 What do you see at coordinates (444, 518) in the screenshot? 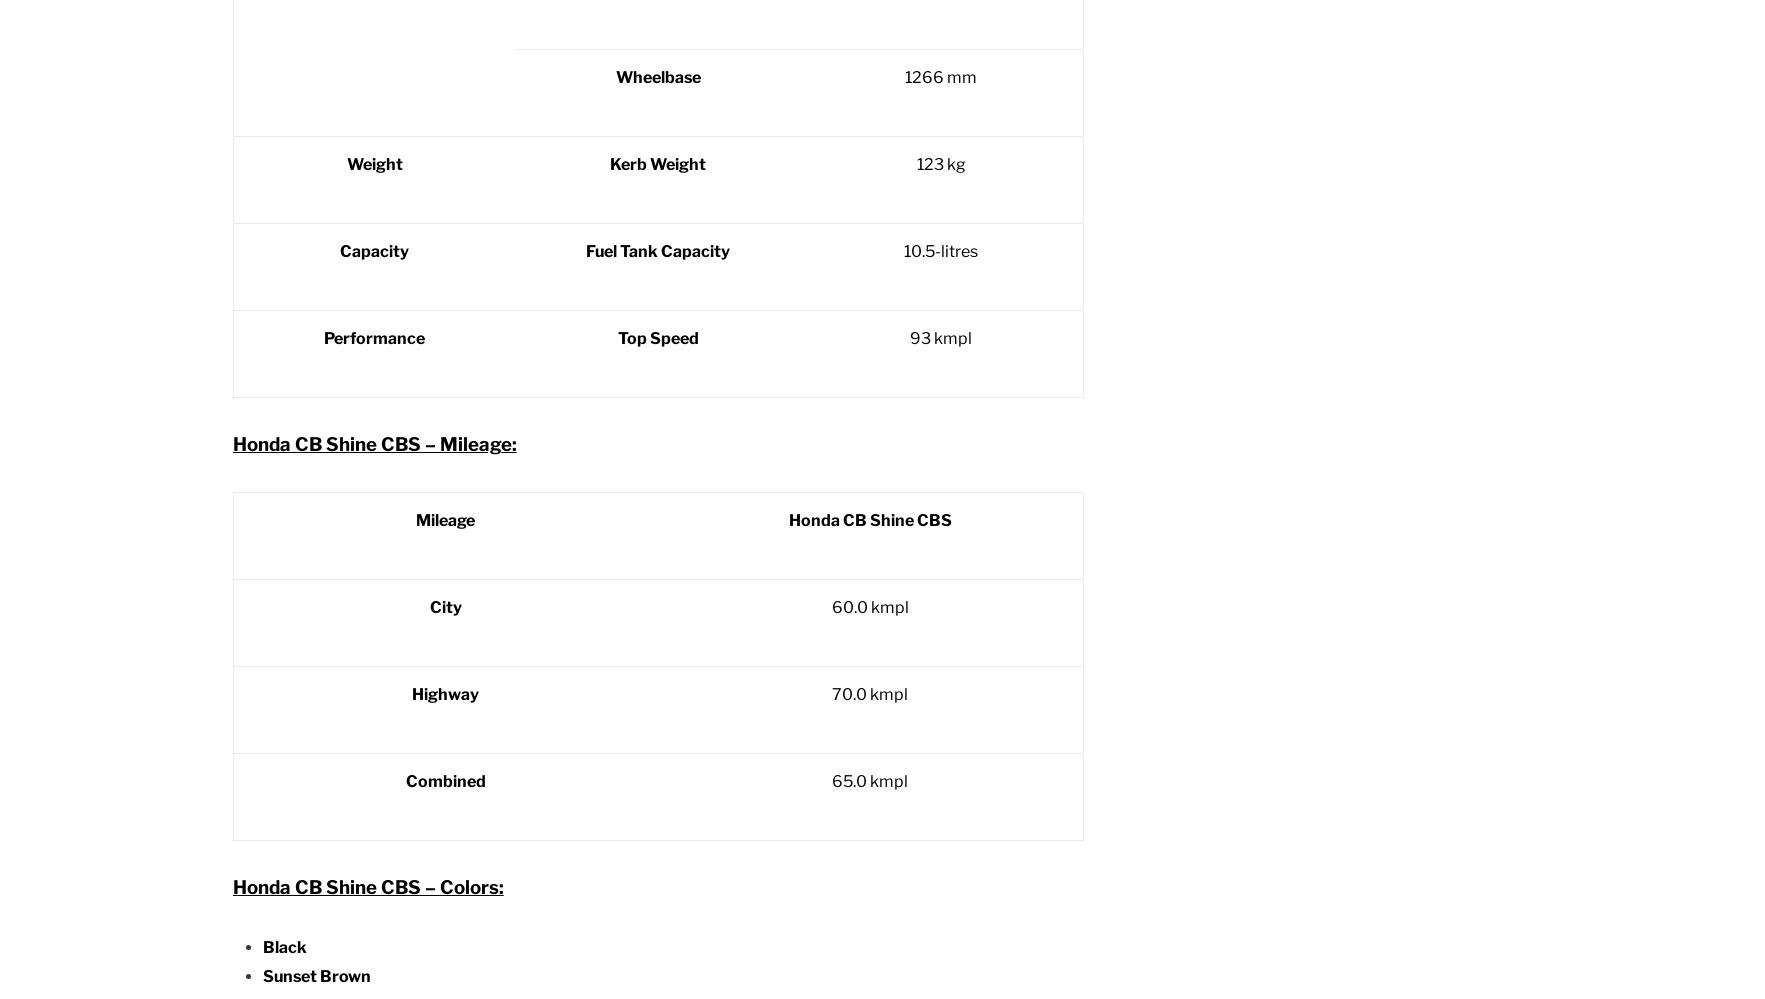
I see `'Mileage'` at bounding box center [444, 518].